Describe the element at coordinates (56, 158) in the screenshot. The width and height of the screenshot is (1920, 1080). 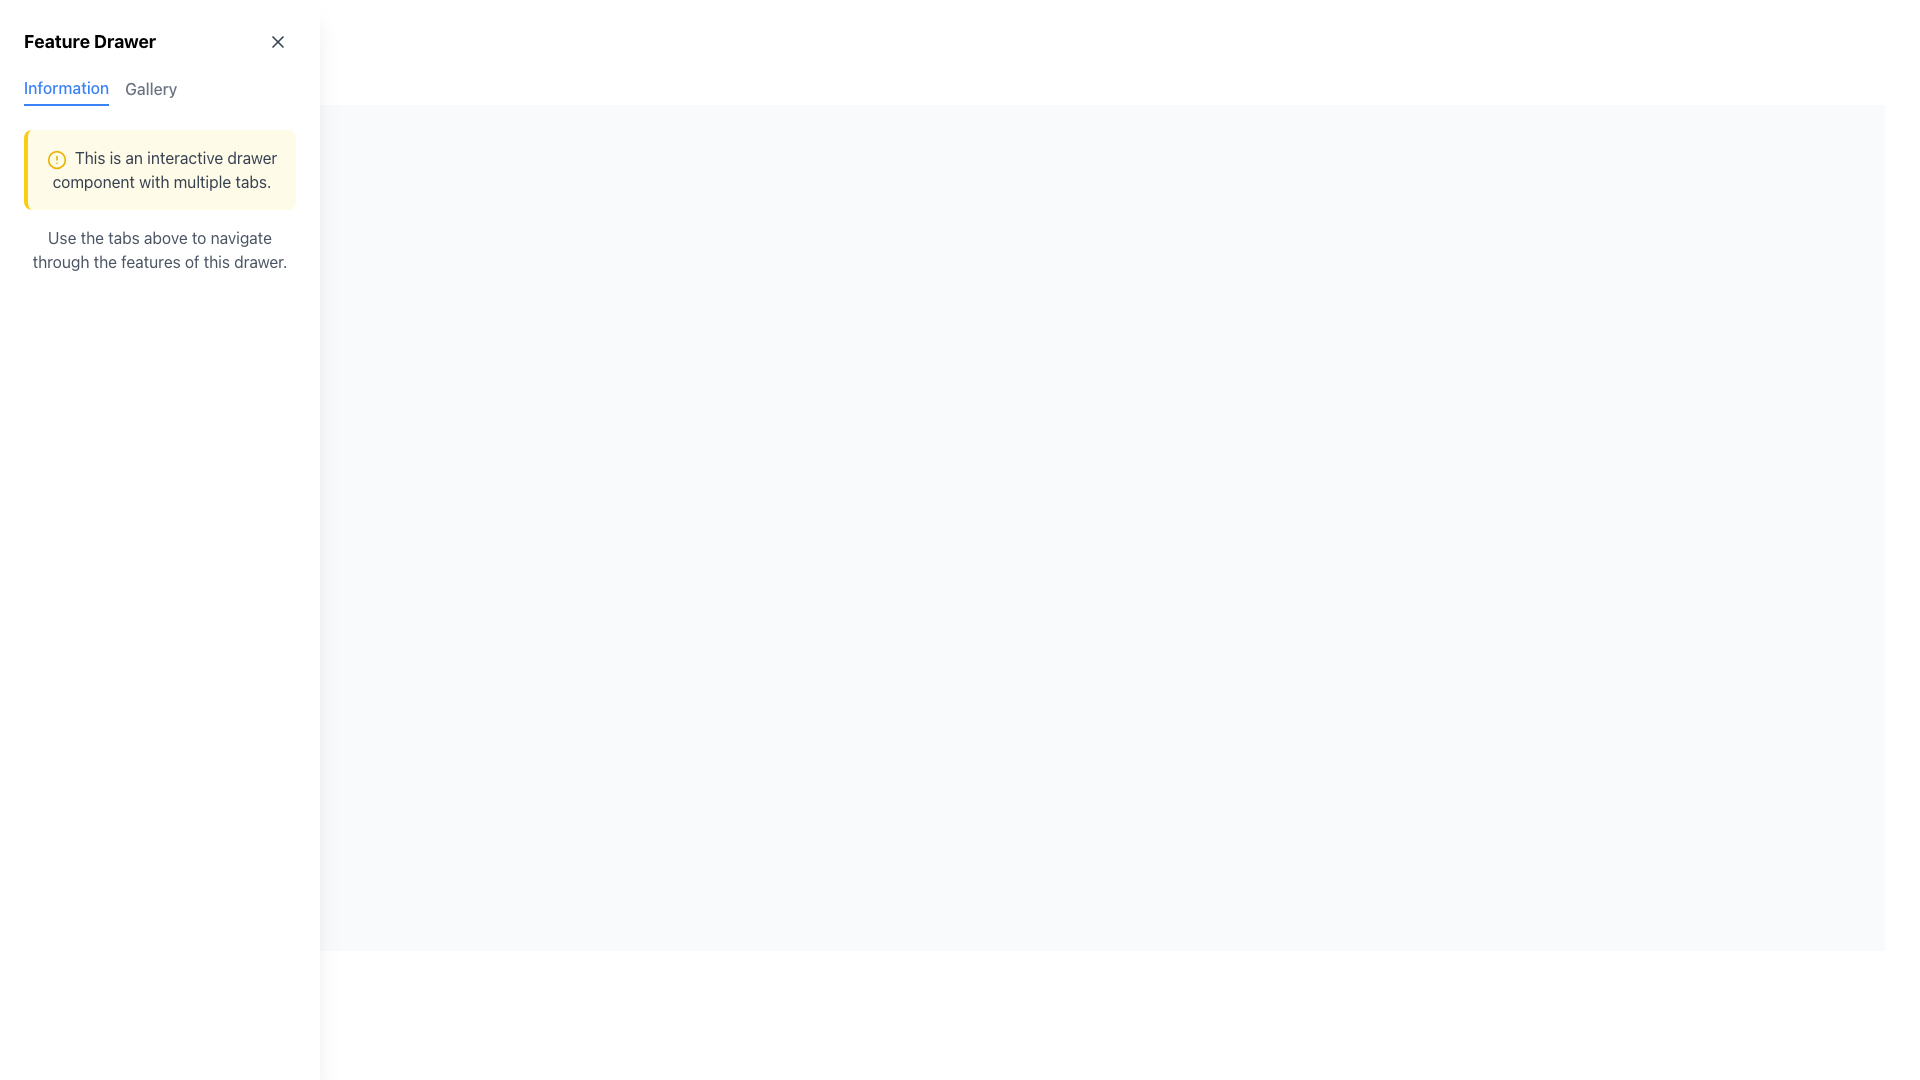
I see `the circular shape in the alert icon, which serves as a visual indicator within the yellow-highlighted message box in the left feature drawer panel` at that location.